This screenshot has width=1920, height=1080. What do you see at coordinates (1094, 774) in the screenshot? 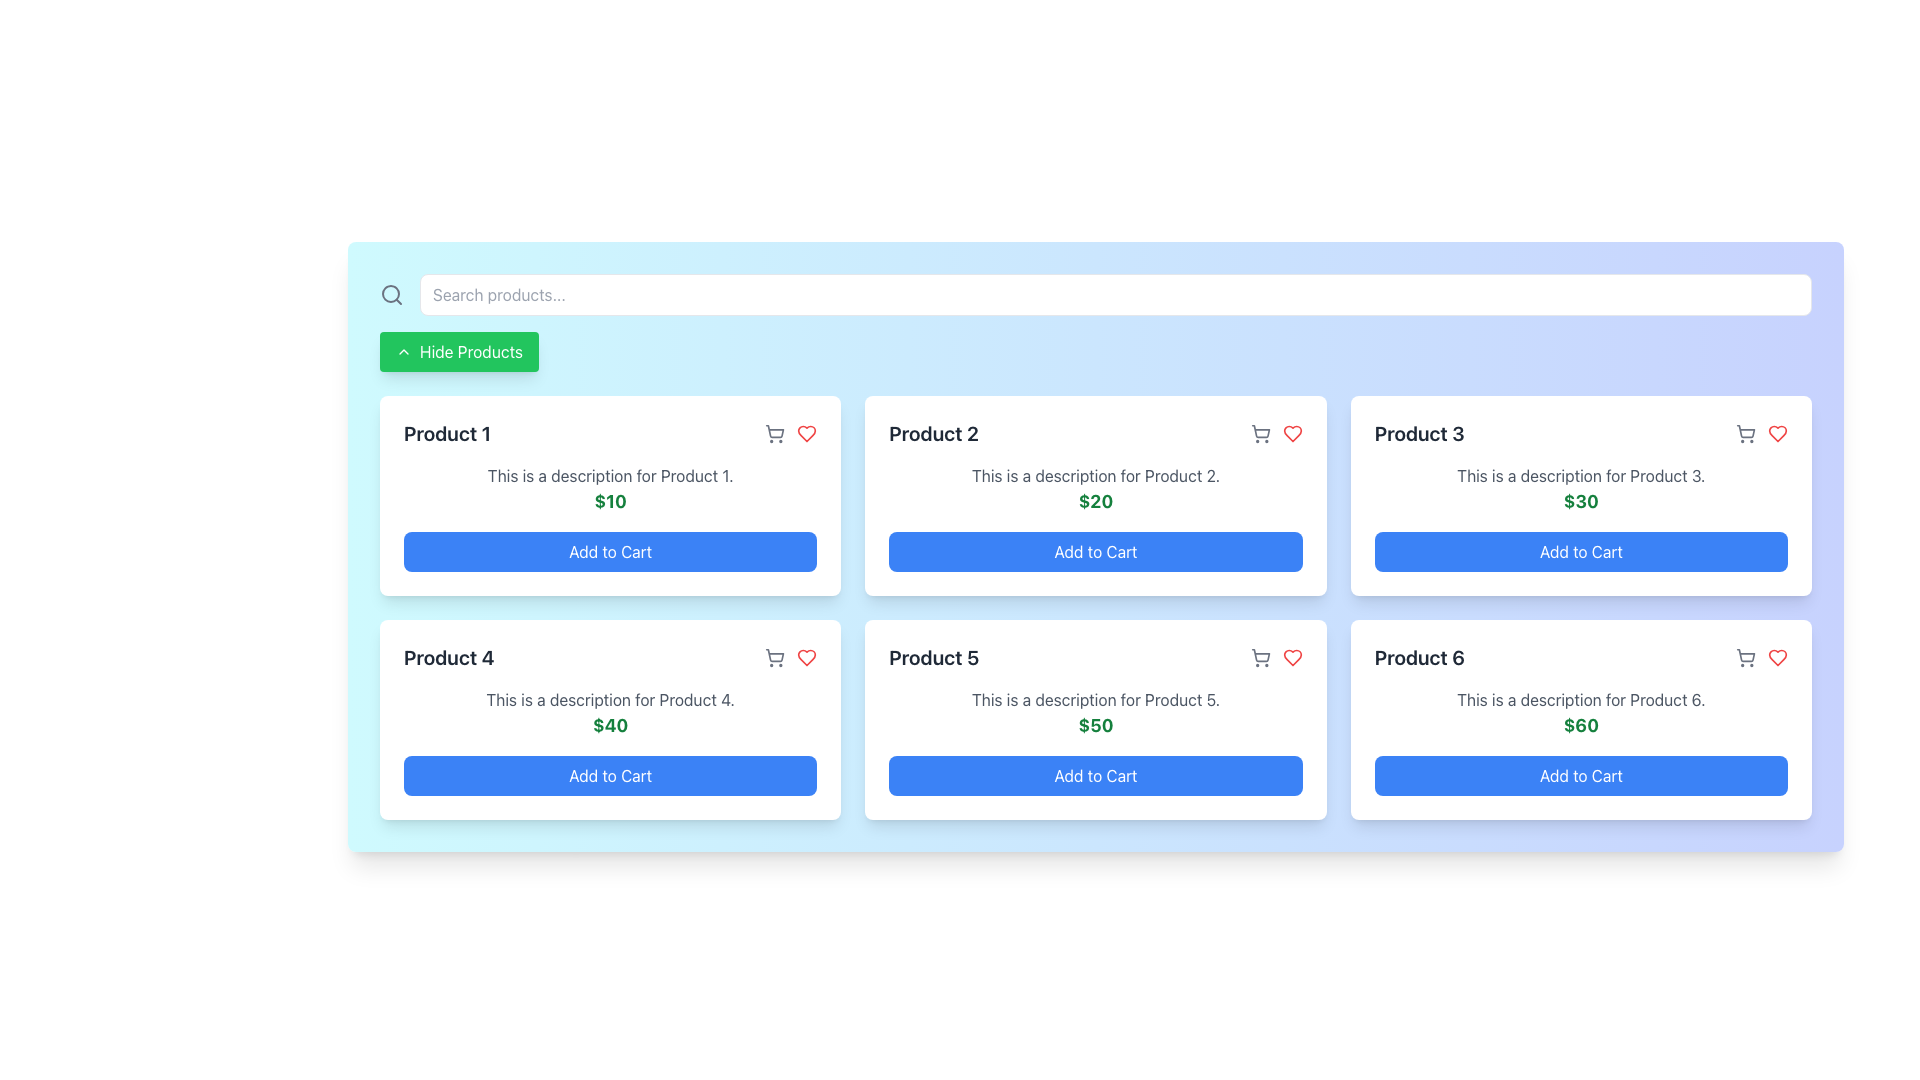
I see `the 'Add Product 5 to Cart' button located at the bottom of the Product 5 card` at bounding box center [1094, 774].